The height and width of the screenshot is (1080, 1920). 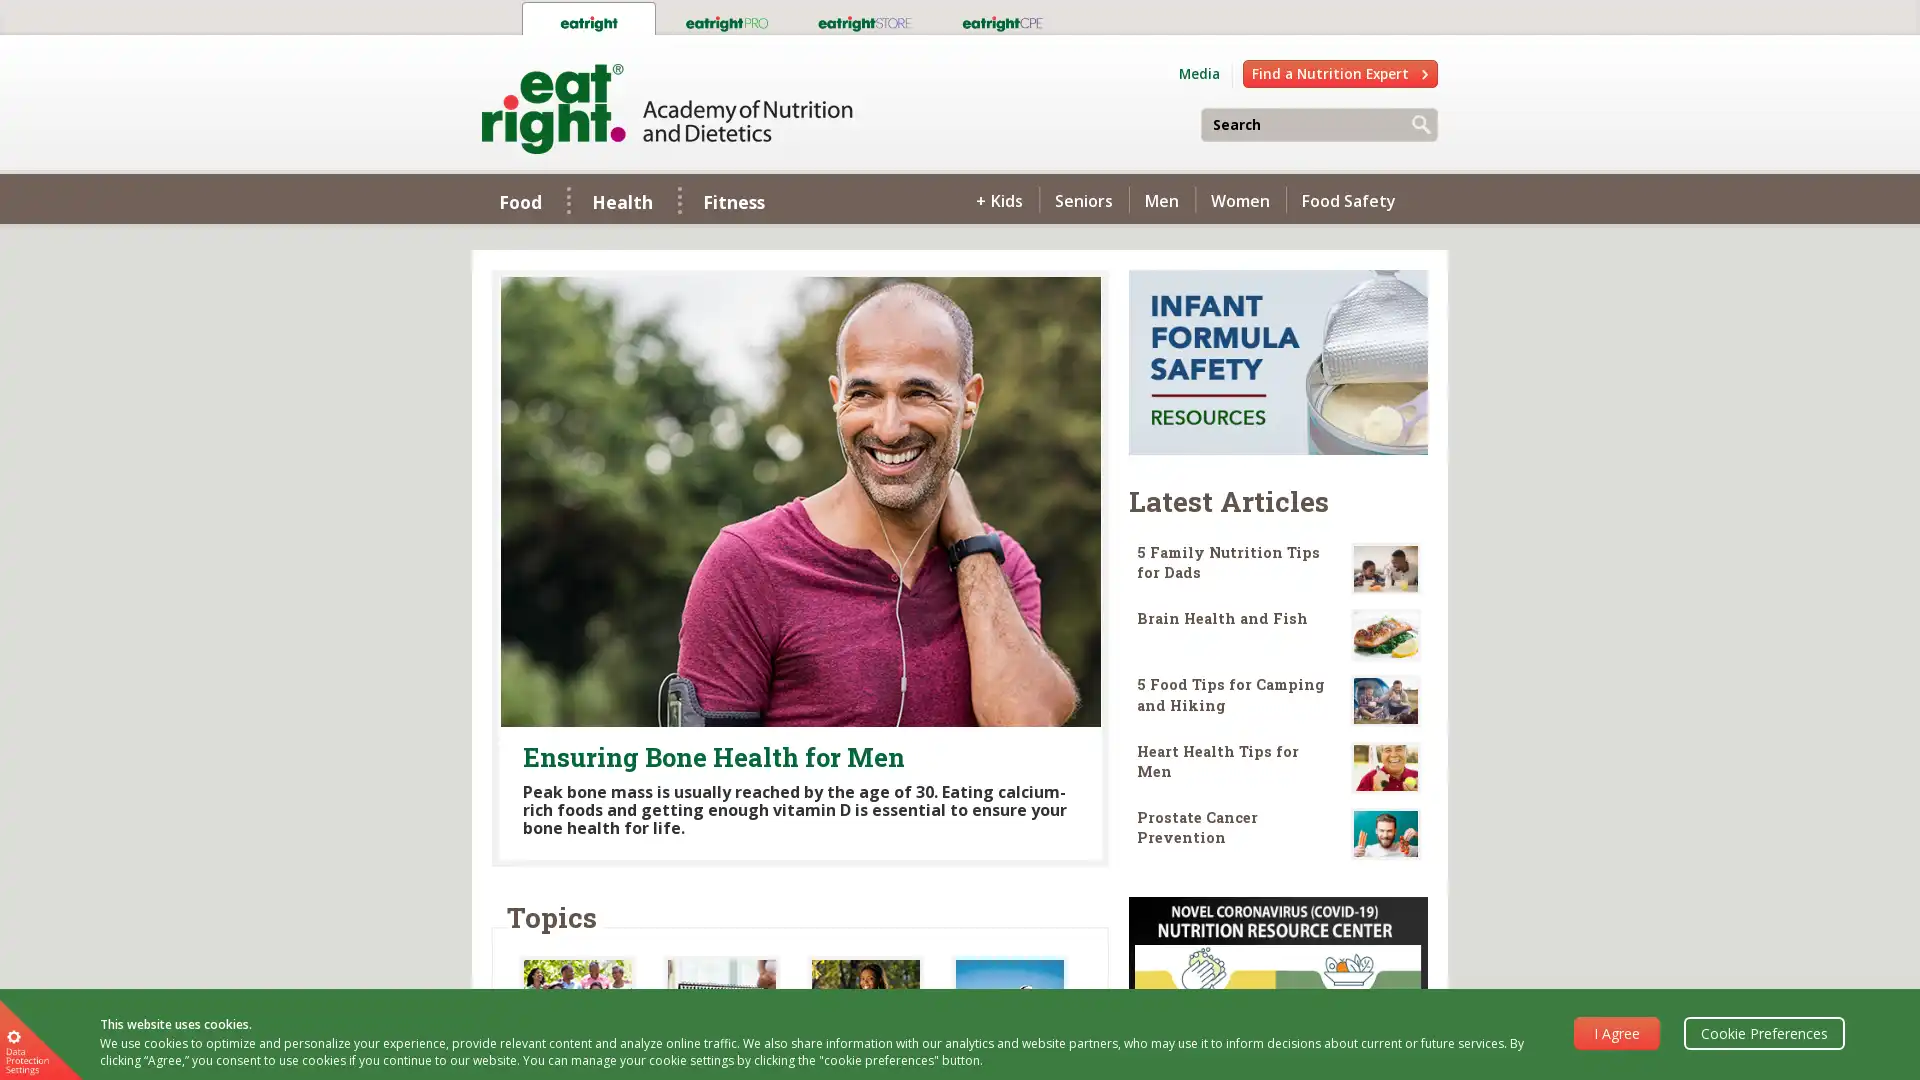 What do you see at coordinates (1420, 126) in the screenshot?
I see `> Submit` at bounding box center [1420, 126].